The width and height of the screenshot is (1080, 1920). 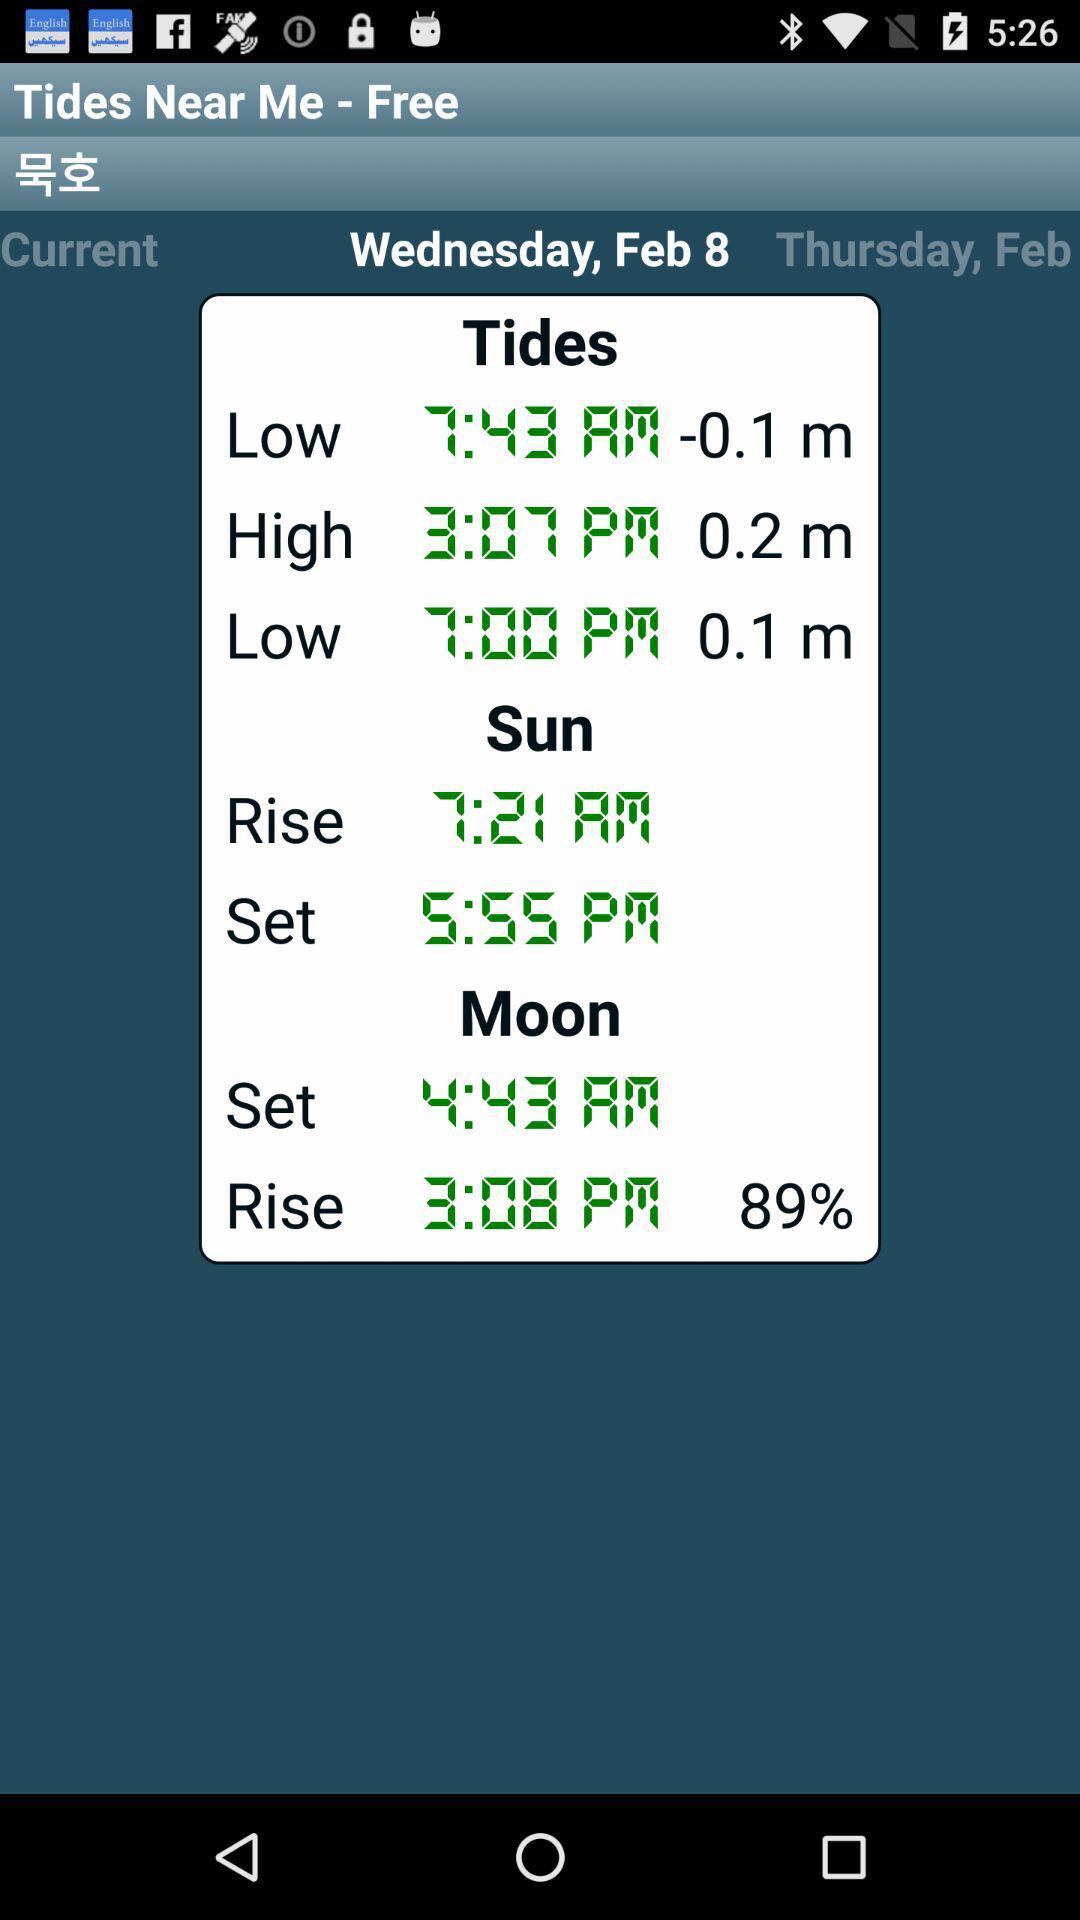 What do you see at coordinates (540, 1011) in the screenshot?
I see `app above set app` at bounding box center [540, 1011].